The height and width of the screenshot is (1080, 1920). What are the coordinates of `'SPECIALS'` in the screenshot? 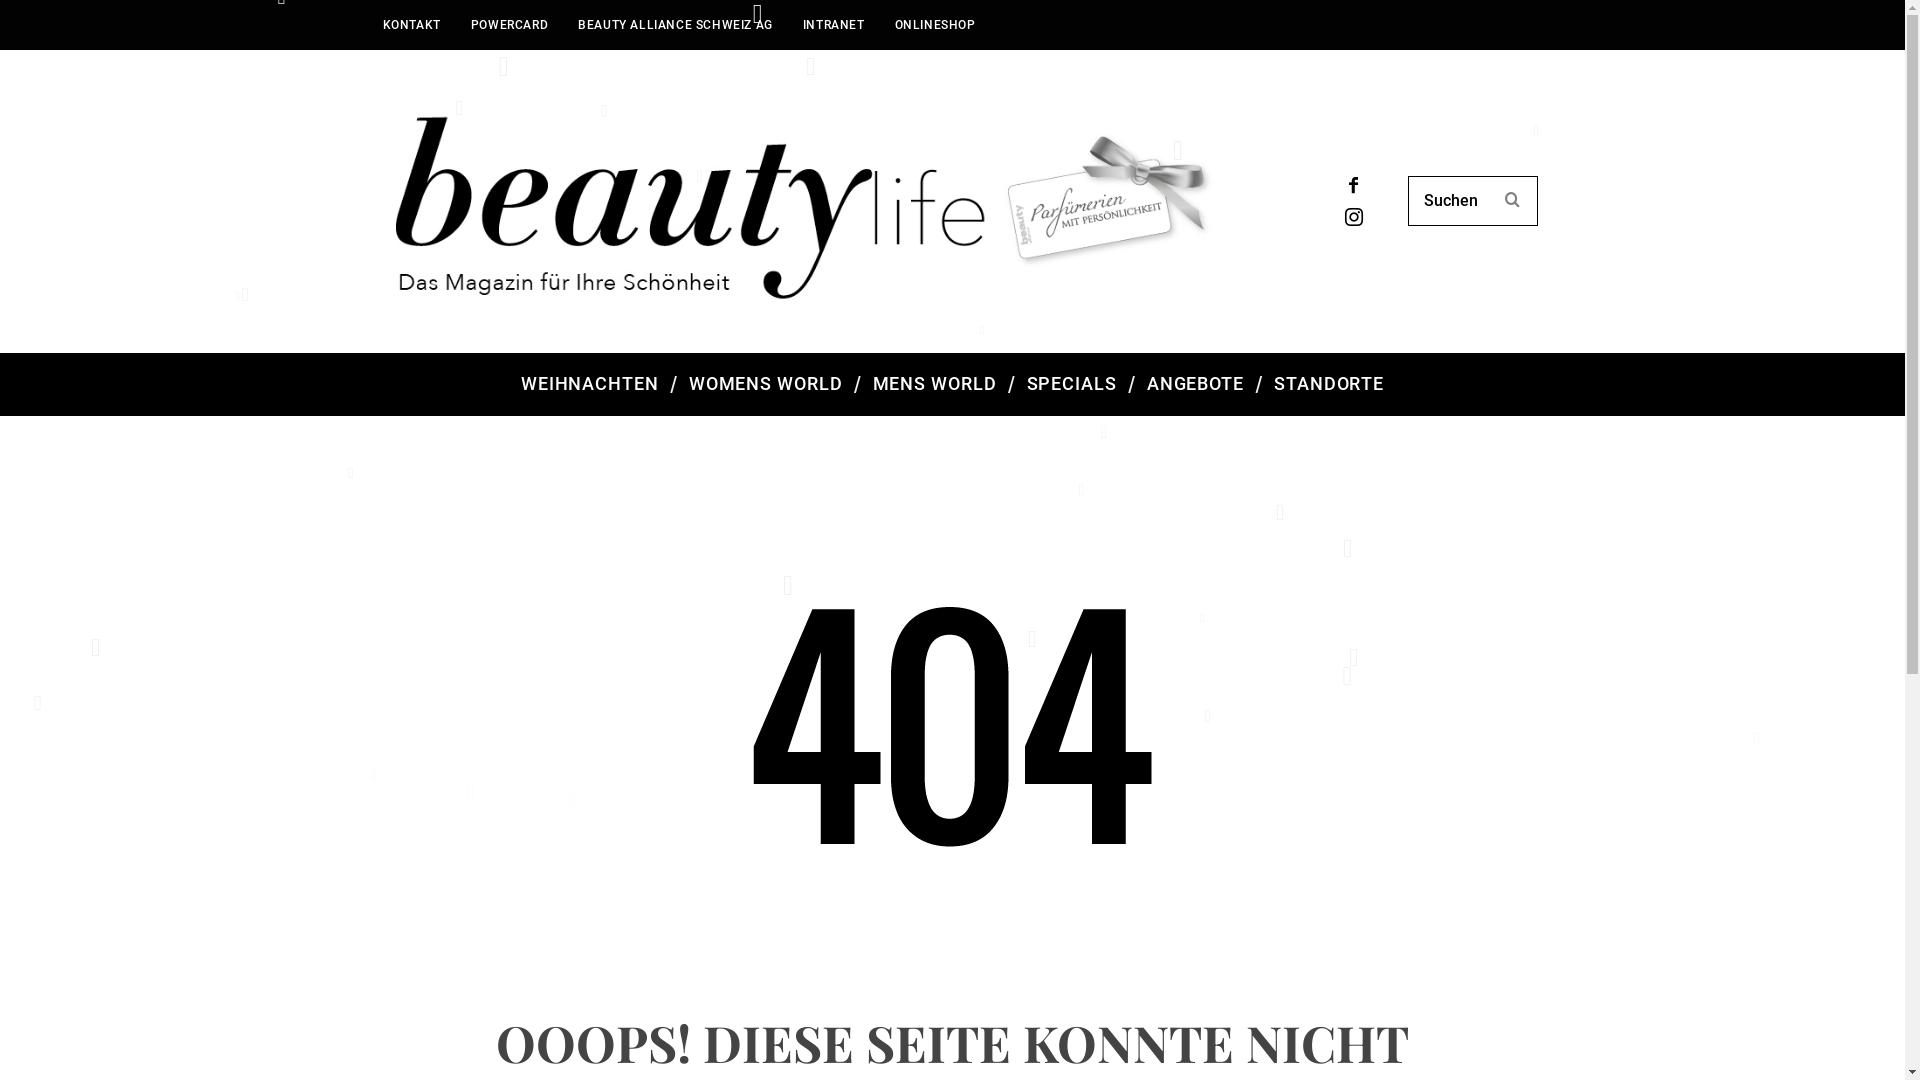 It's located at (1070, 384).